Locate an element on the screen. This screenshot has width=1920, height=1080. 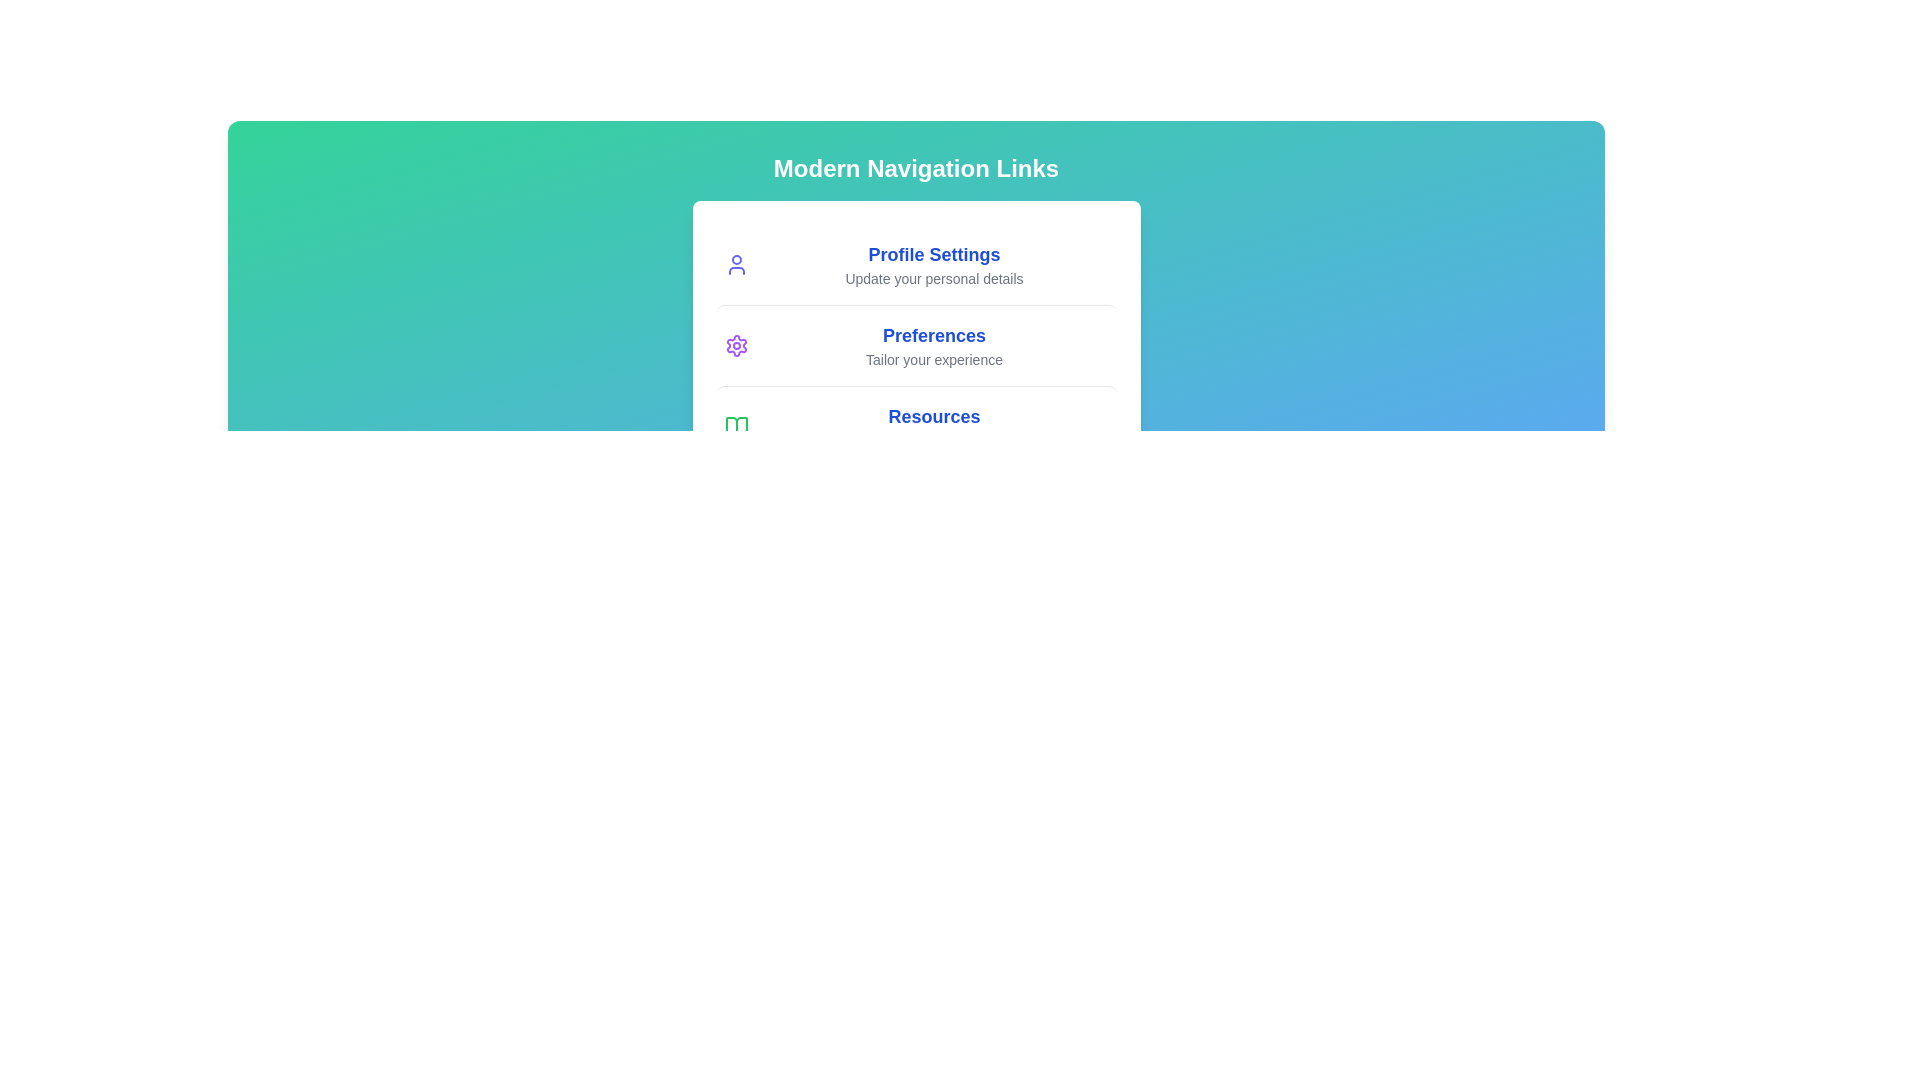
descriptive text label located directly beneath the 'Profile Settings' section, which provides additional context and information about this section is located at coordinates (933, 278).